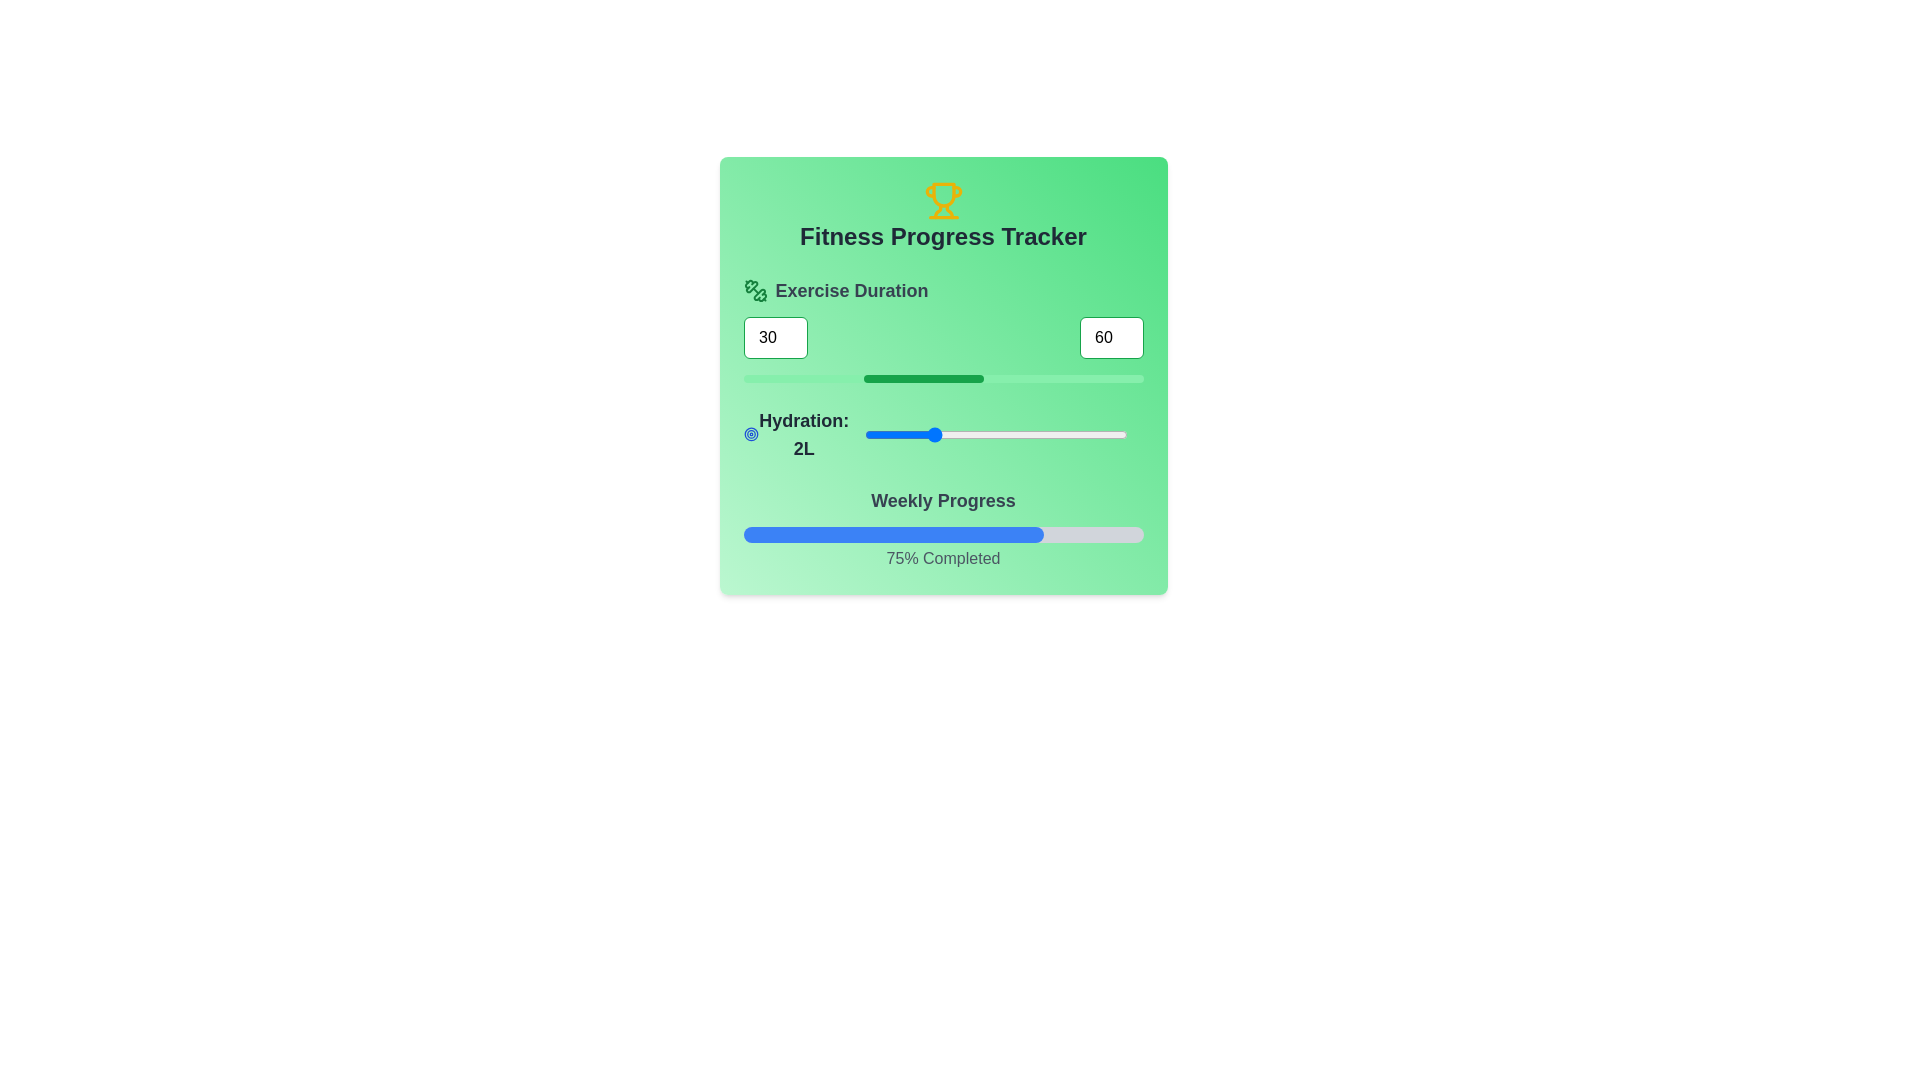 This screenshot has width=1920, height=1080. I want to click on the decorative icon in the header section of the 'Fitness Progress Tracker' card, which emphasizes achievements or progress, so click(942, 195).